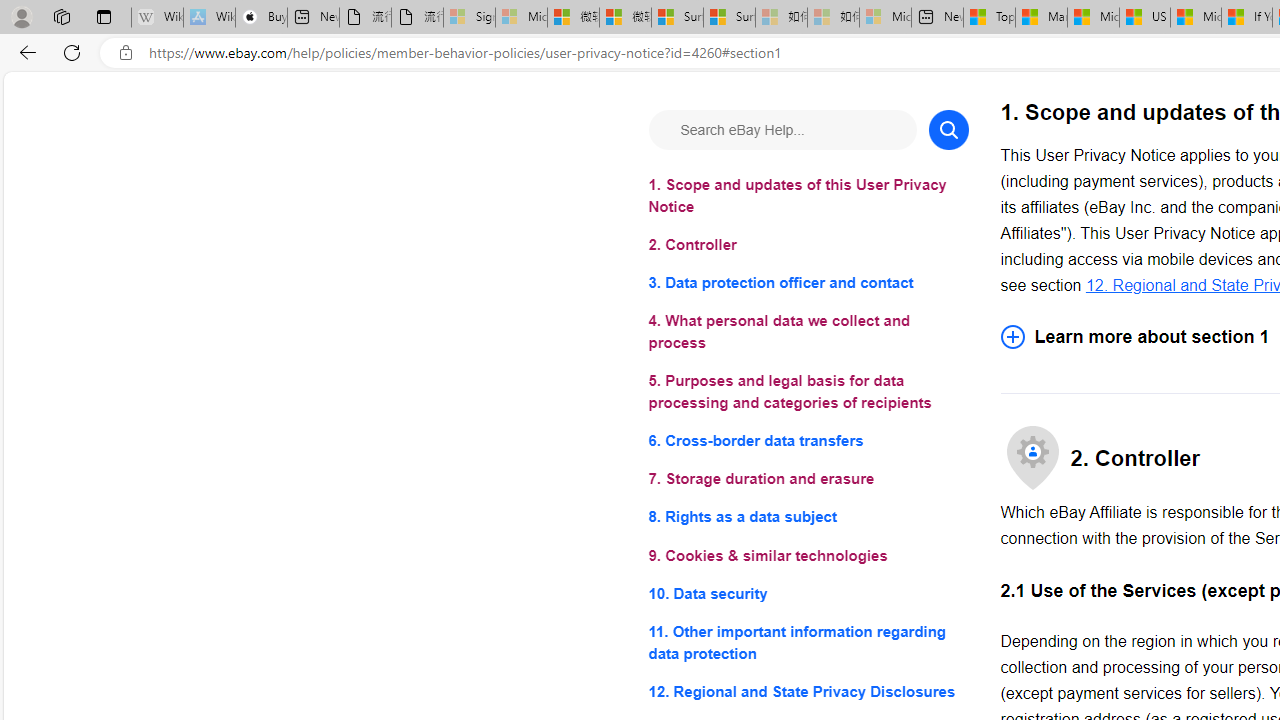 This screenshot has height=720, width=1280. I want to click on 'Microsoft Services Agreement - Sleeping', so click(520, 17).